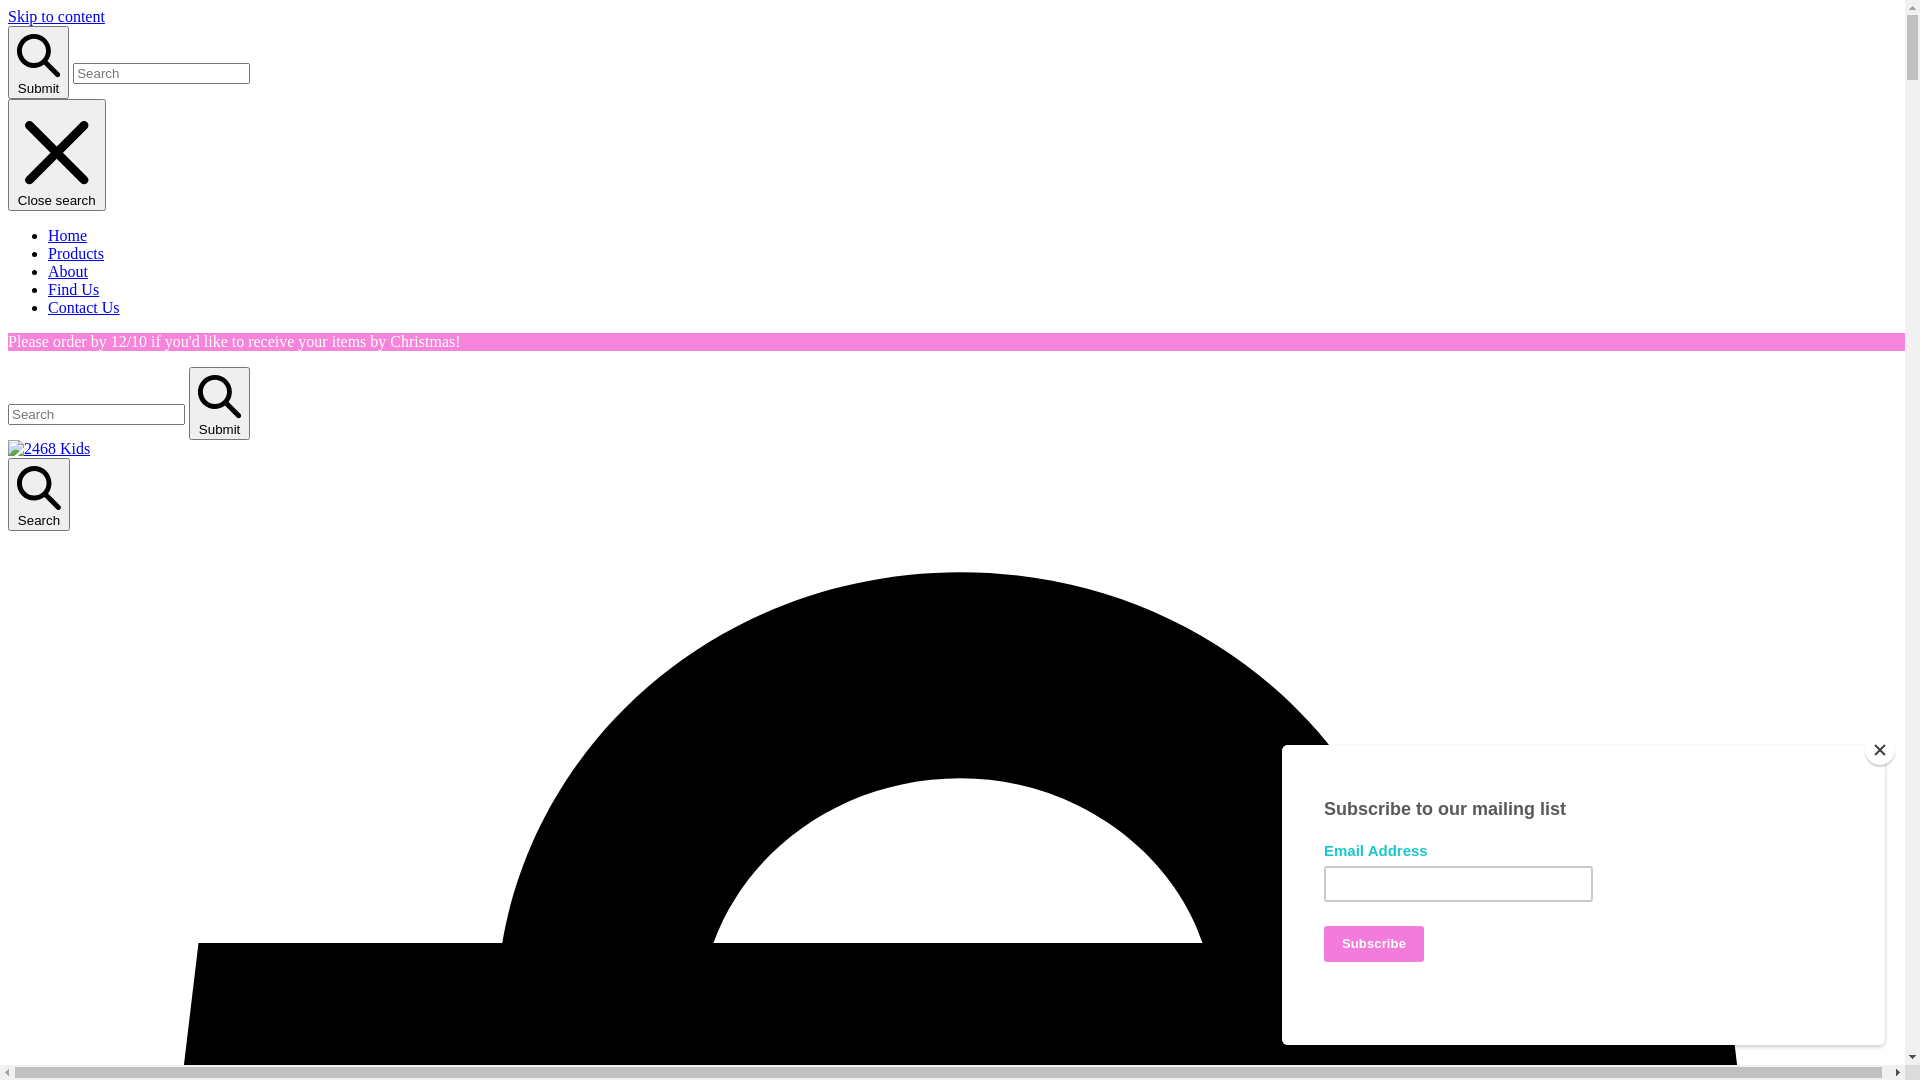 Image resolution: width=1920 pixels, height=1080 pixels. Describe the element at coordinates (57, 153) in the screenshot. I see `'Close search'` at that location.